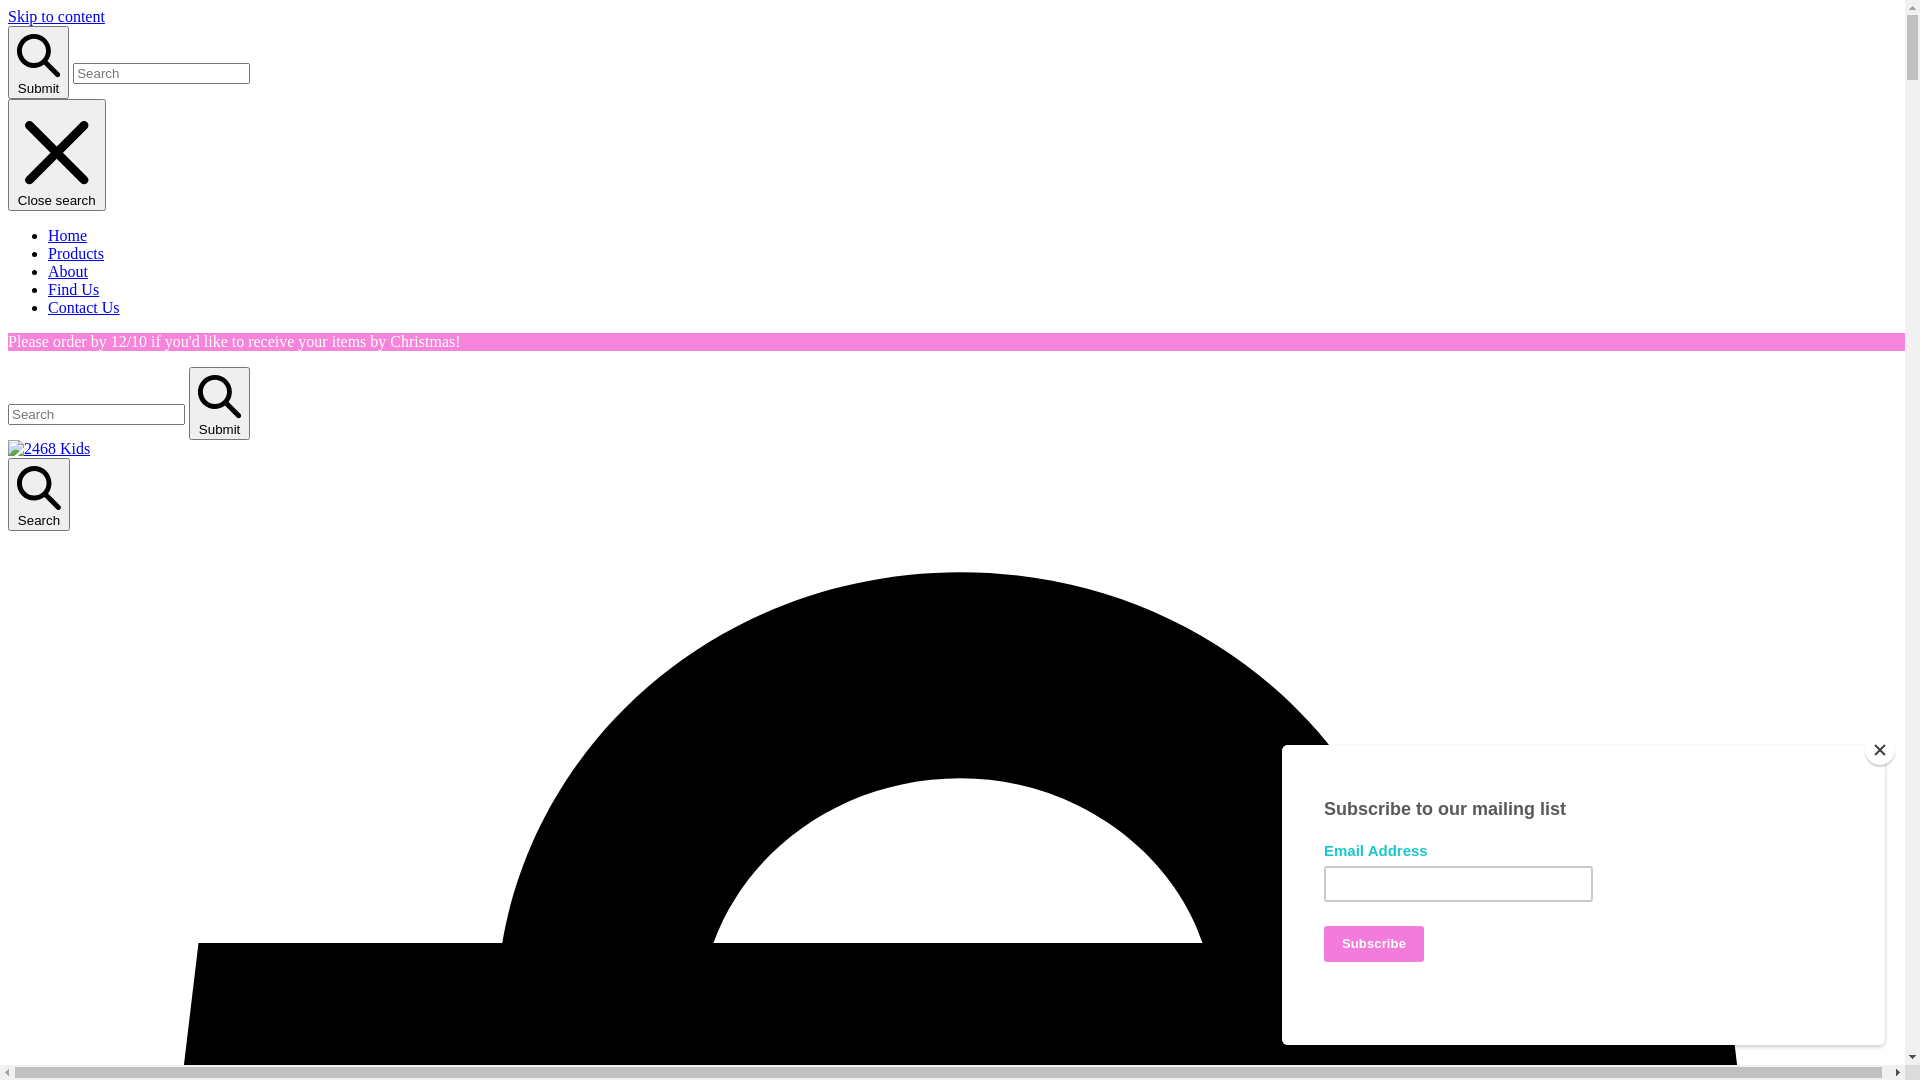 Image resolution: width=1920 pixels, height=1080 pixels. Describe the element at coordinates (57, 153) in the screenshot. I see `'Close search'` at that location.